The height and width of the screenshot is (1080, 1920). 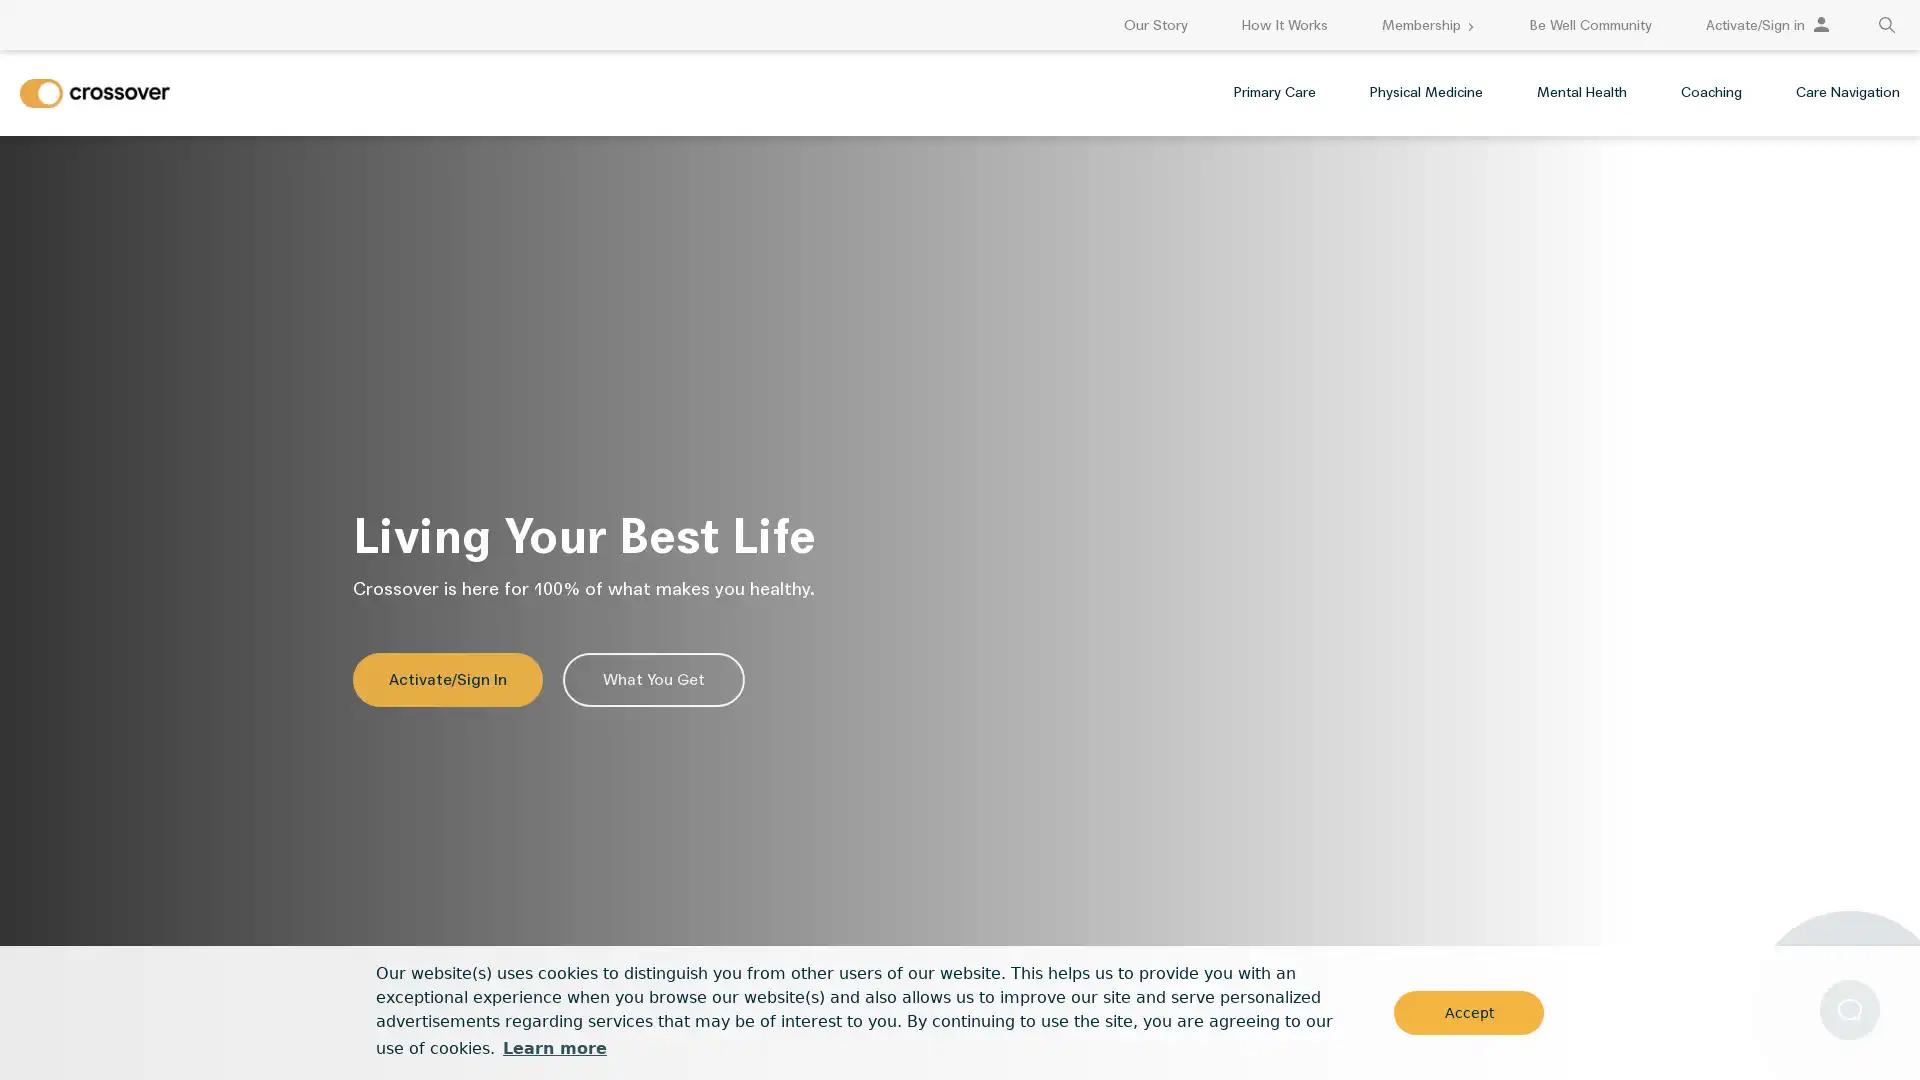 I want to click on dismiss cookie message, so click(x=1468, y=1011).